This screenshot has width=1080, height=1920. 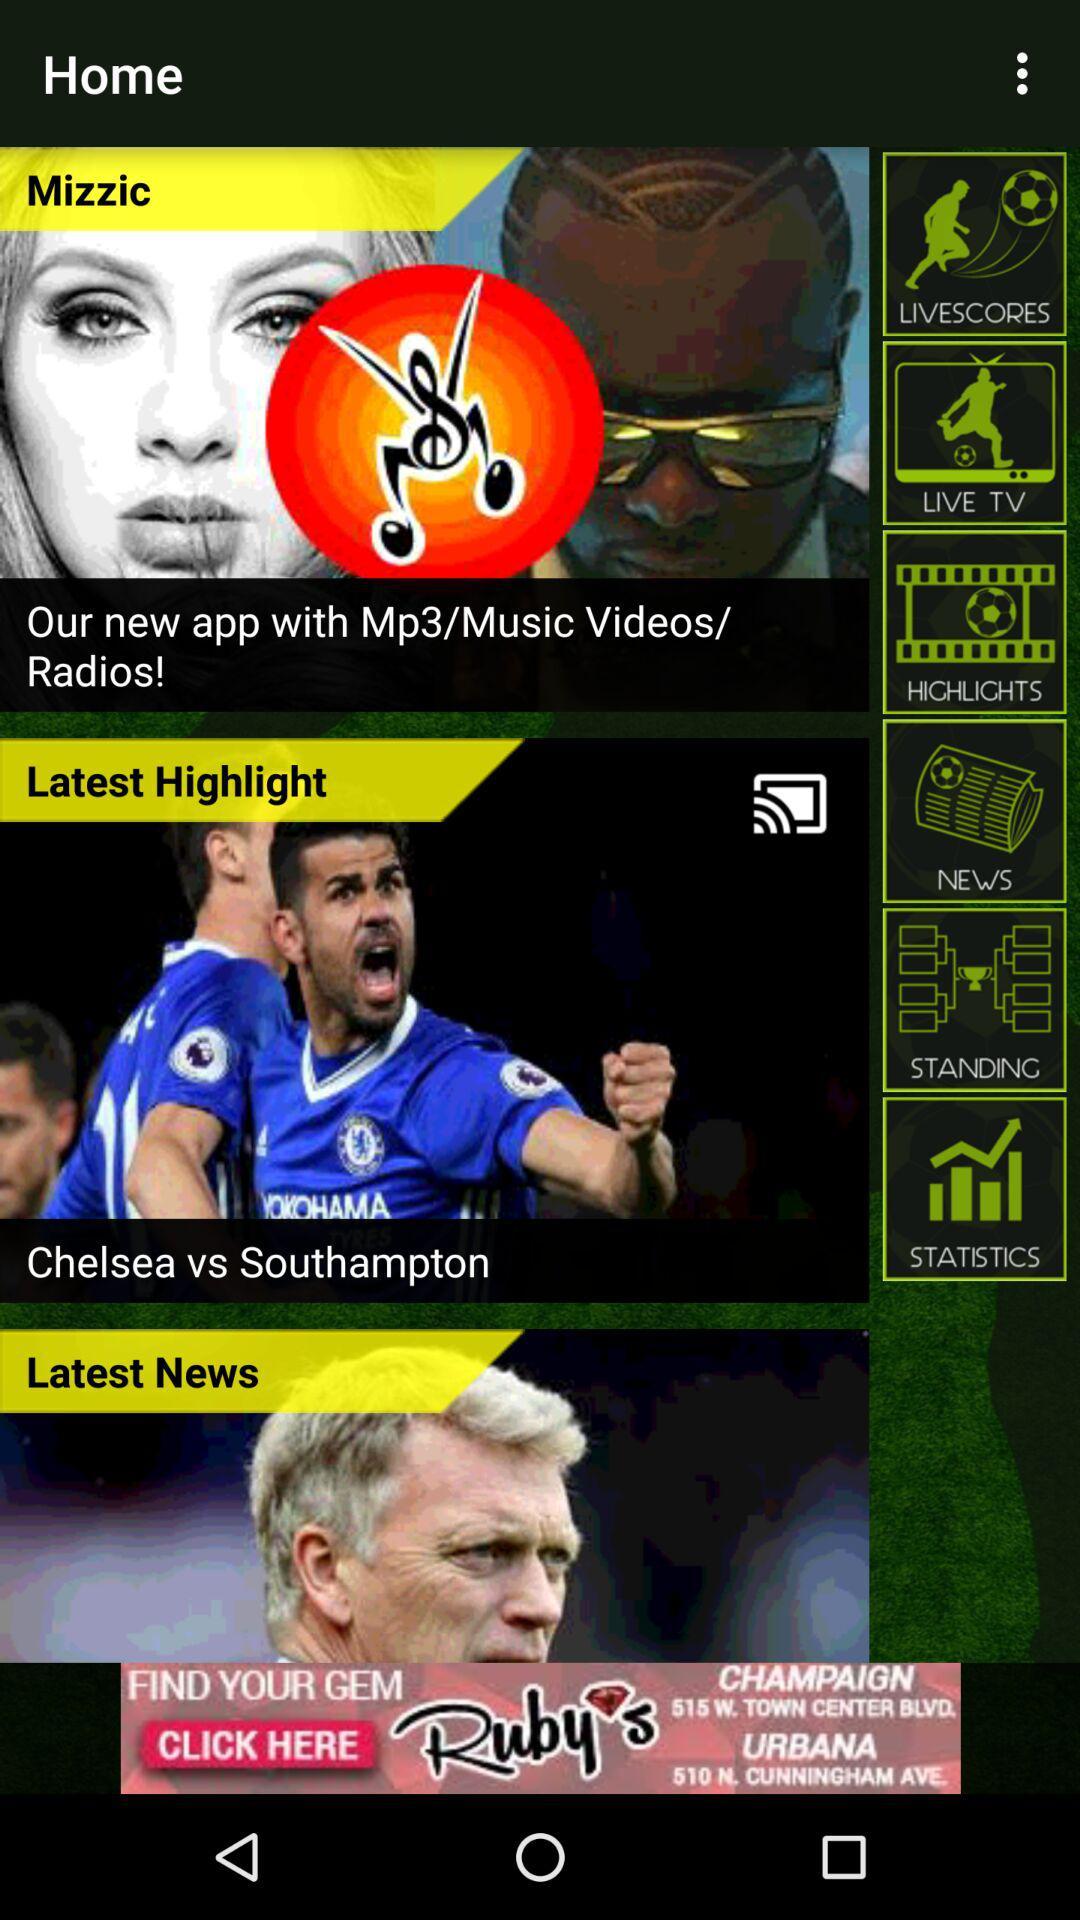 What do you see at coordinates (261, 188) in the screenshot?
I see `icon above our new app icon` at bounding box center [261, 188].